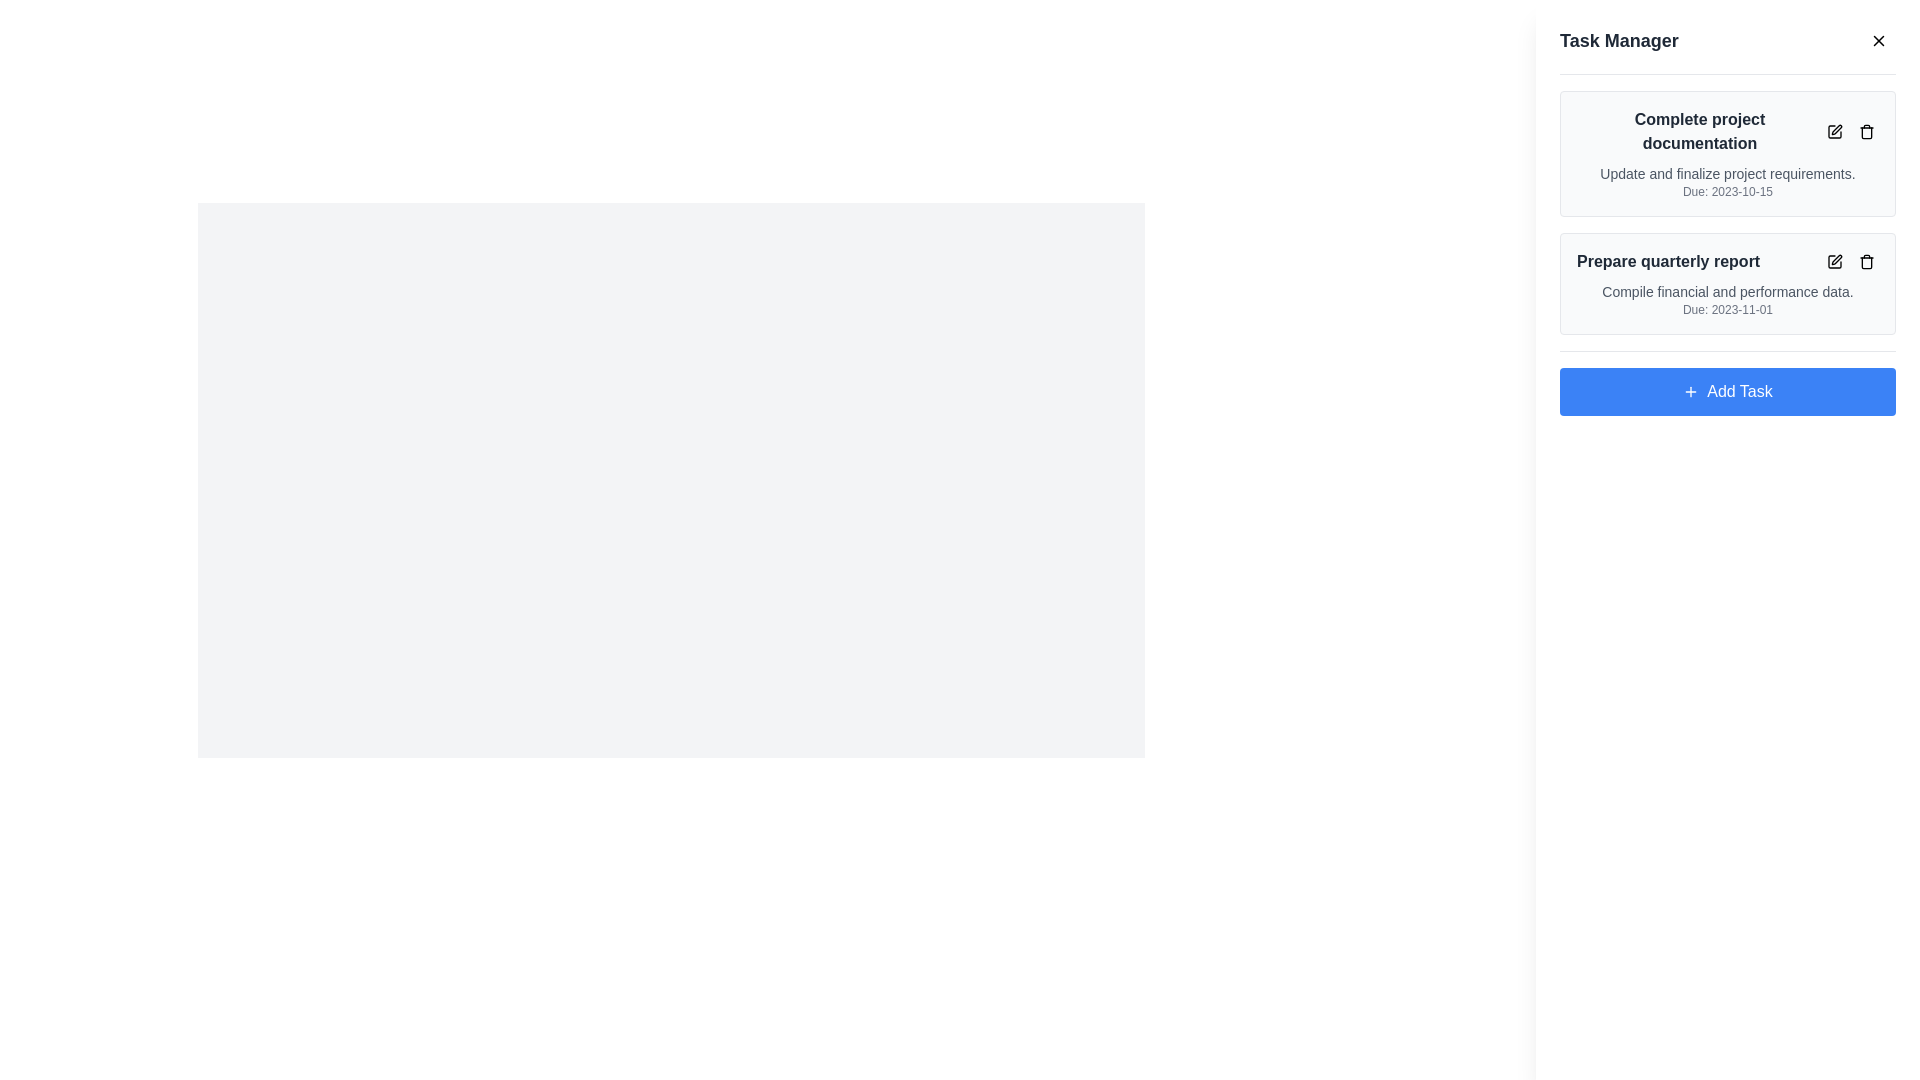  Describe the element at coordinates (1738, 392) in the screenshot. I see `the 'Add Task' button, which is a label styled in white text on a blue background, located in the sidebar near the bottom, adjacent to a '+' icon` at that location.